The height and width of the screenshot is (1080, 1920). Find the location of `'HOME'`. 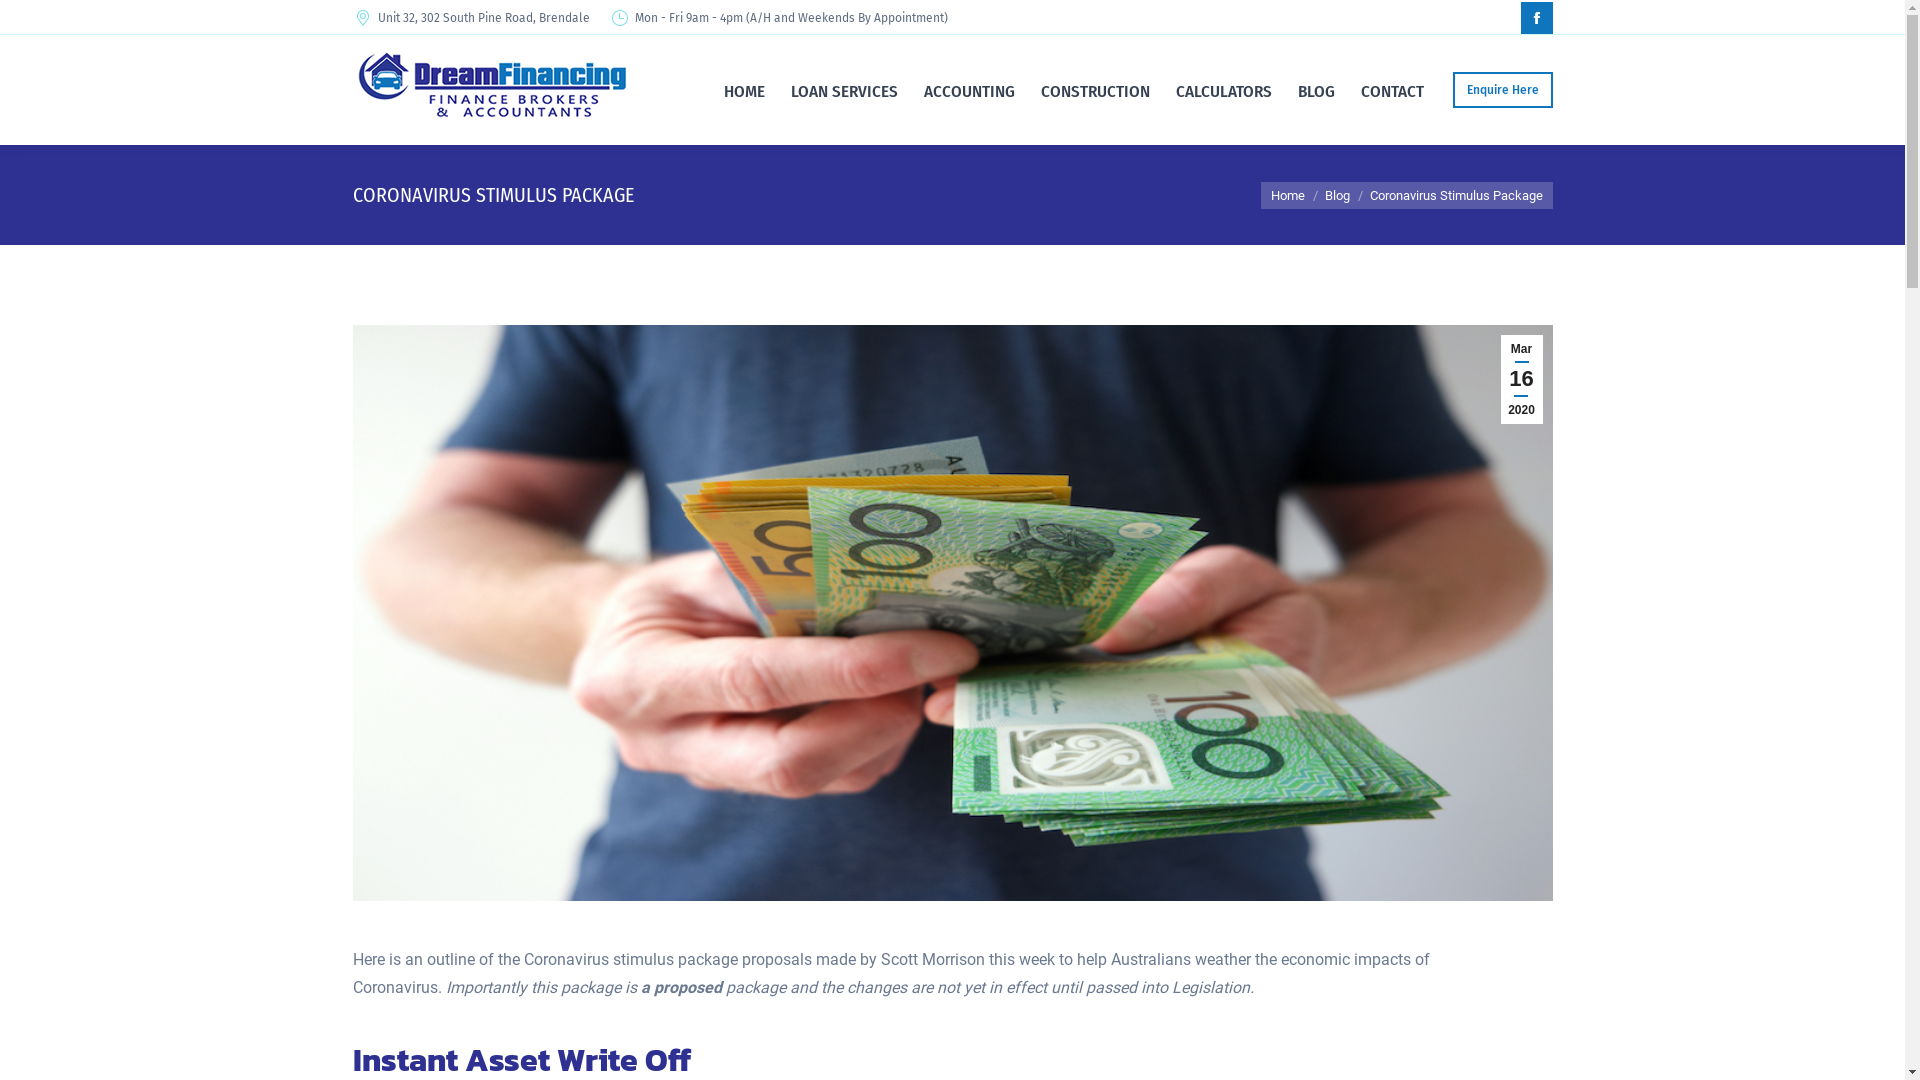

'HOME' is located at coordinates (742, 90).